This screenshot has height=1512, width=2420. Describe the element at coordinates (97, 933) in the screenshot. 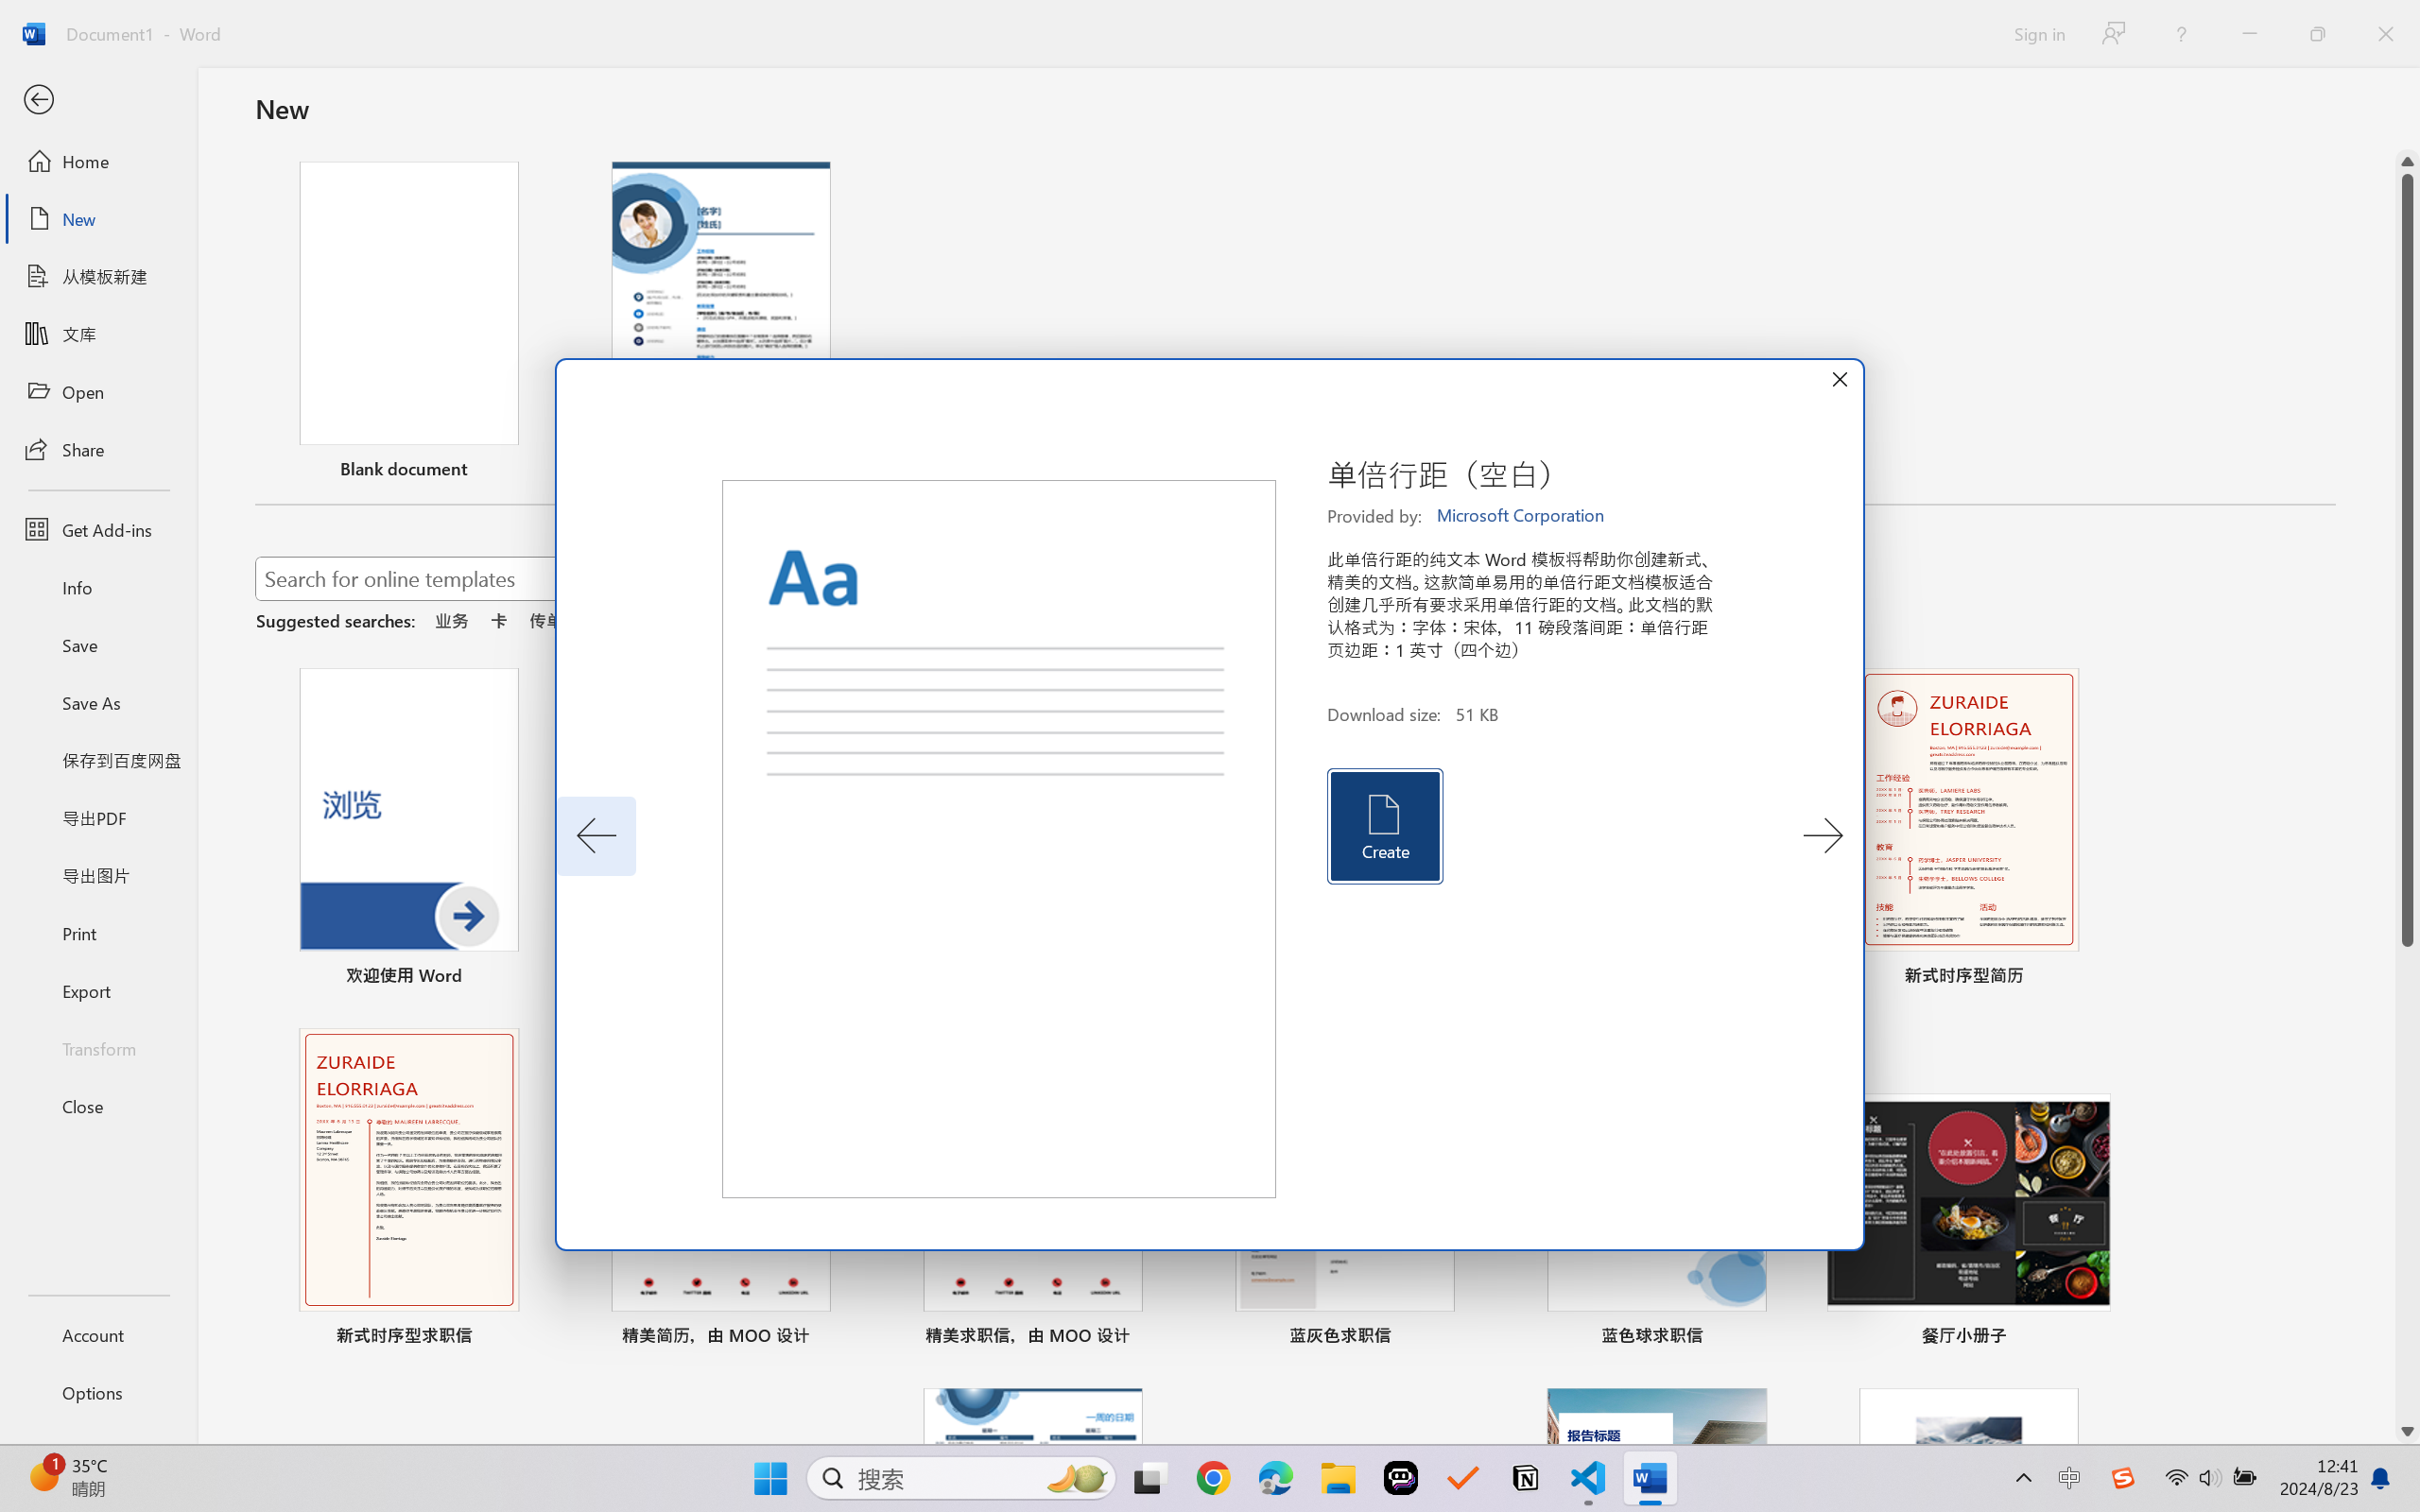

I see `'Print'` at that location.